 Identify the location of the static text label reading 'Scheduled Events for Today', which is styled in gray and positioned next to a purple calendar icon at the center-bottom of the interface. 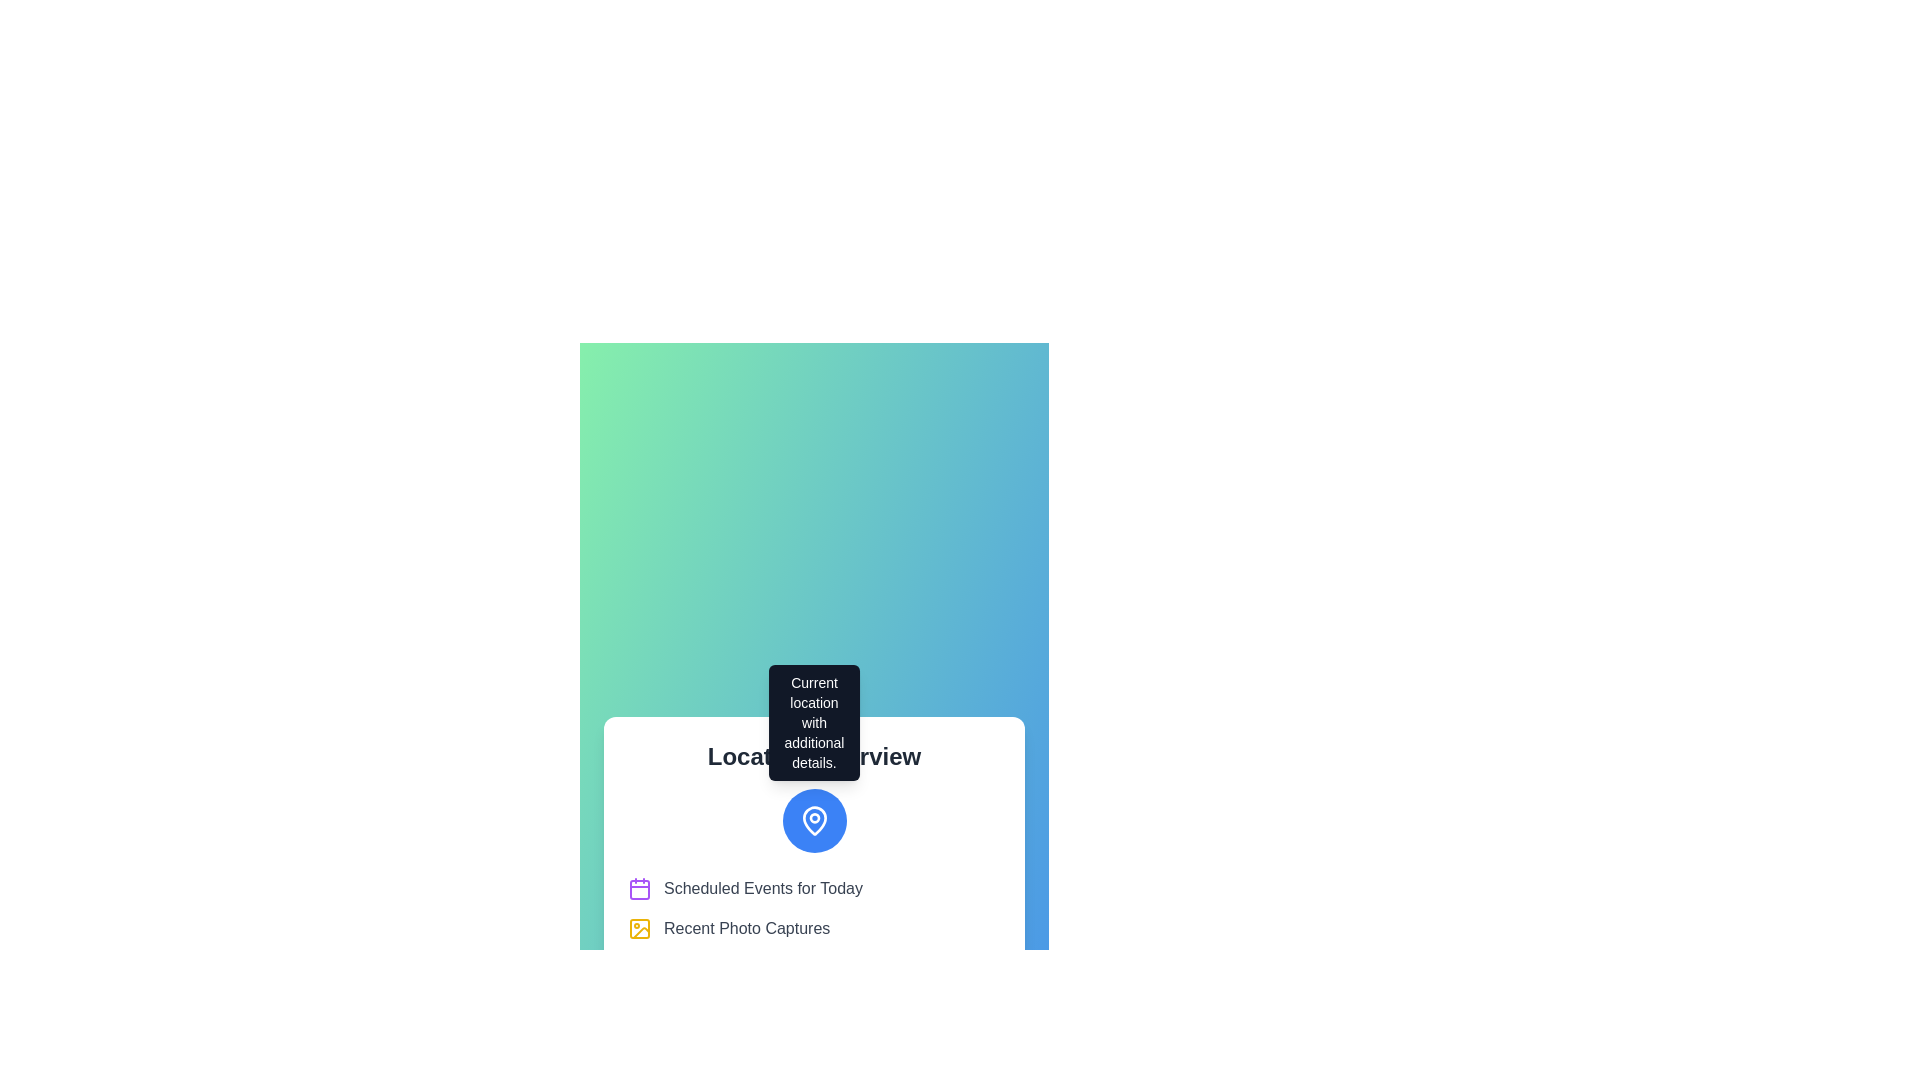
(762, 887).